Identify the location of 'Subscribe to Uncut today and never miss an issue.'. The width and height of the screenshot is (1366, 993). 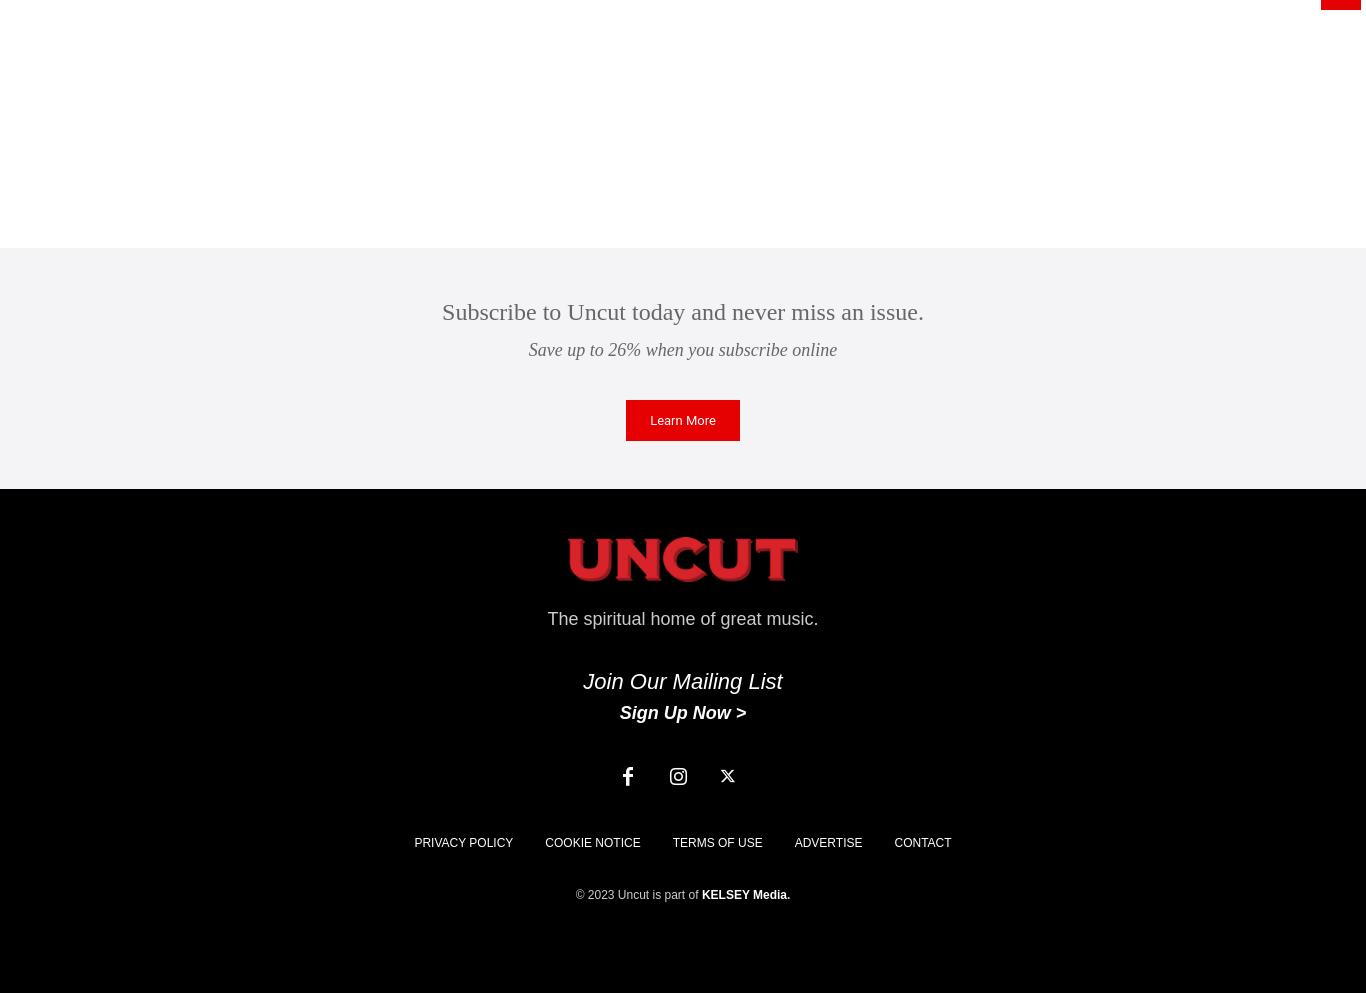
(681, 311).